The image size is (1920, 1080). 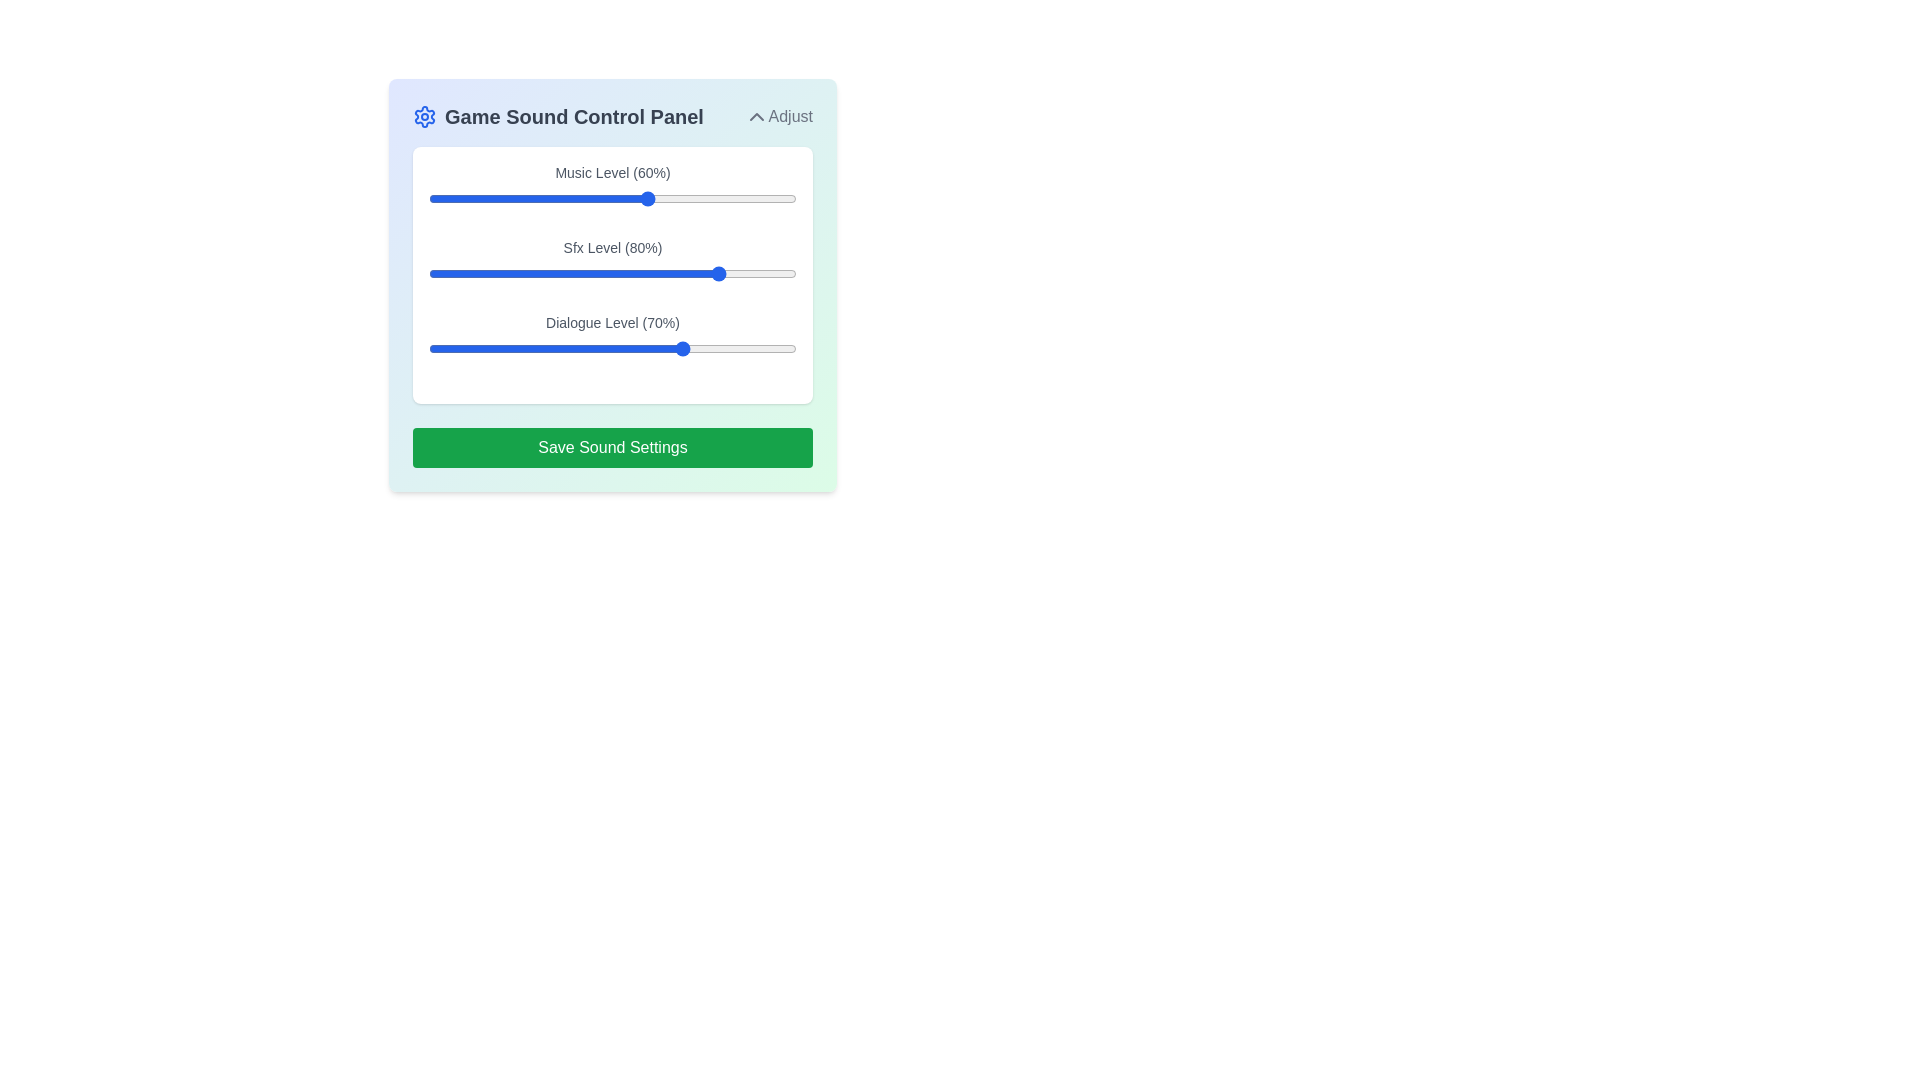 I want to click on the 'Save Sound Settings' button, so click(x=612, y=446).